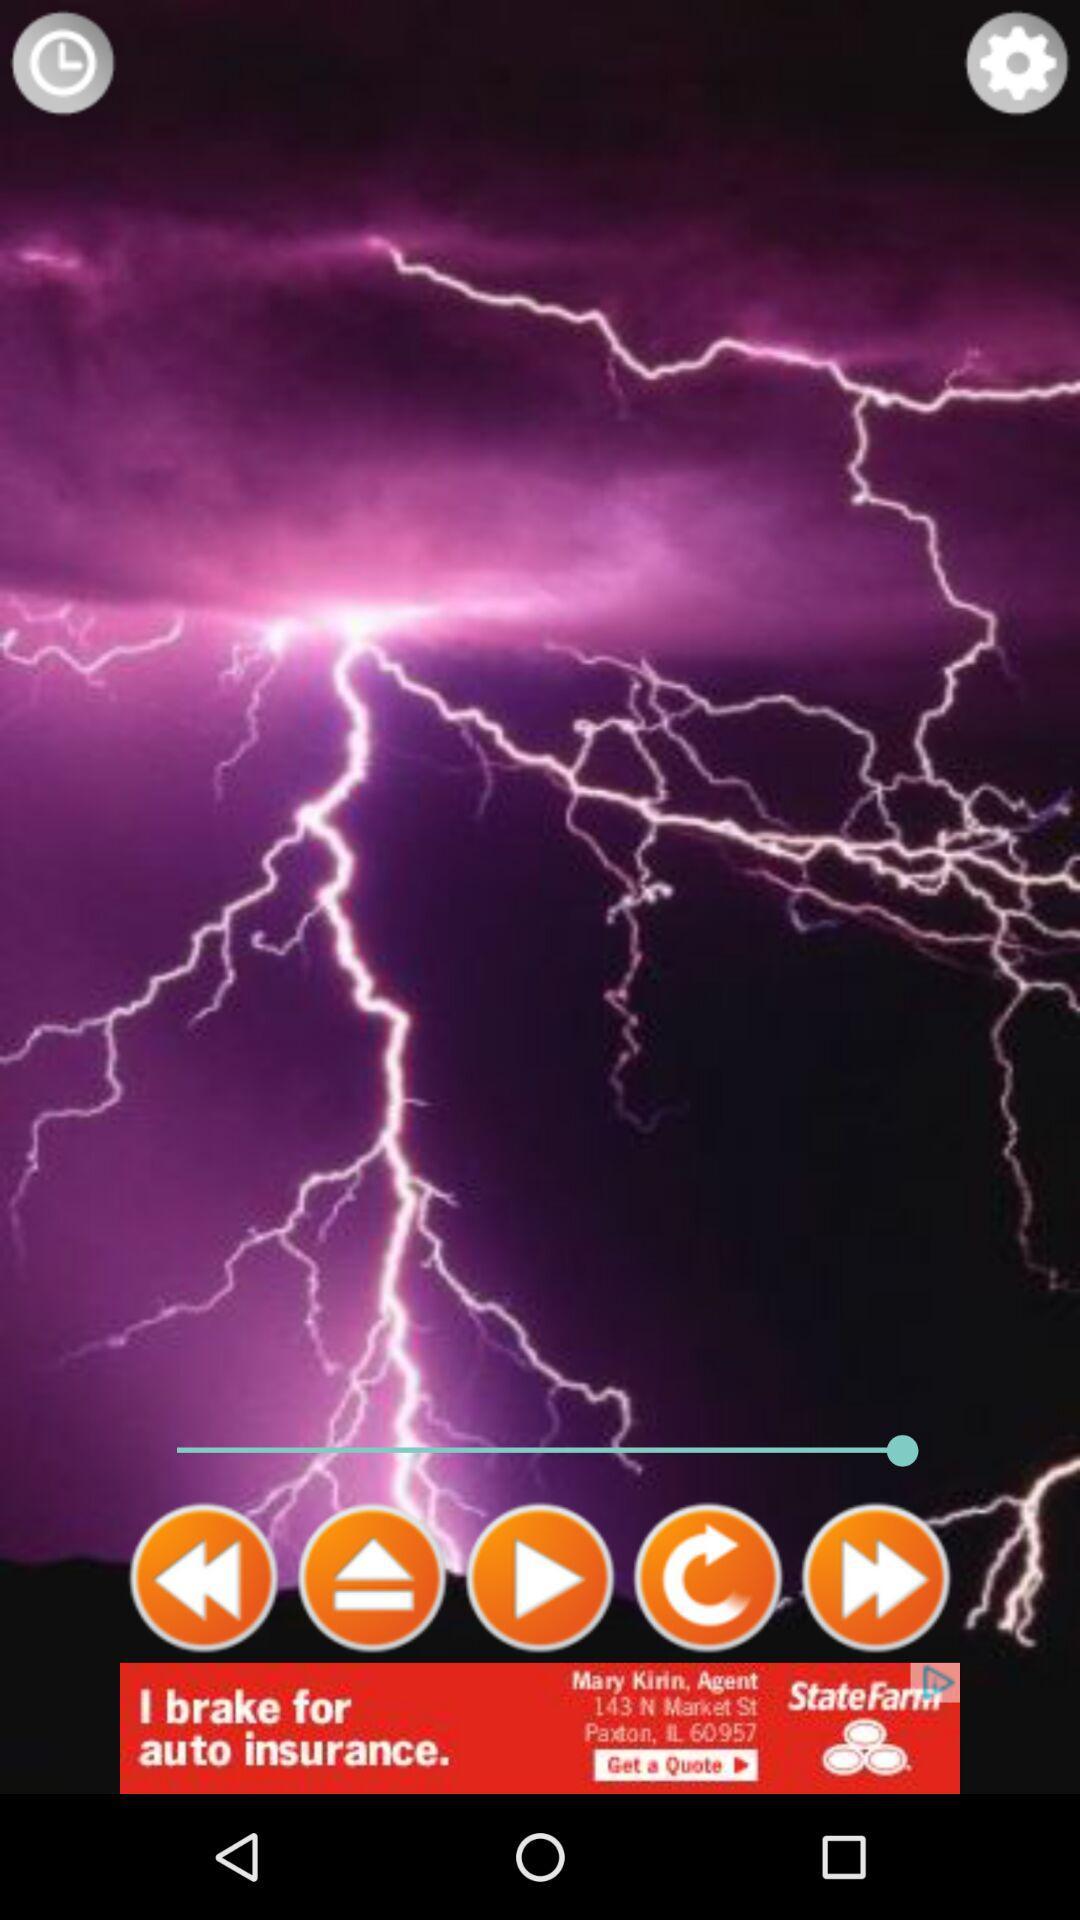 This screenshot has height=1920, width=1080. I want to click on back, so click(204, 1577).